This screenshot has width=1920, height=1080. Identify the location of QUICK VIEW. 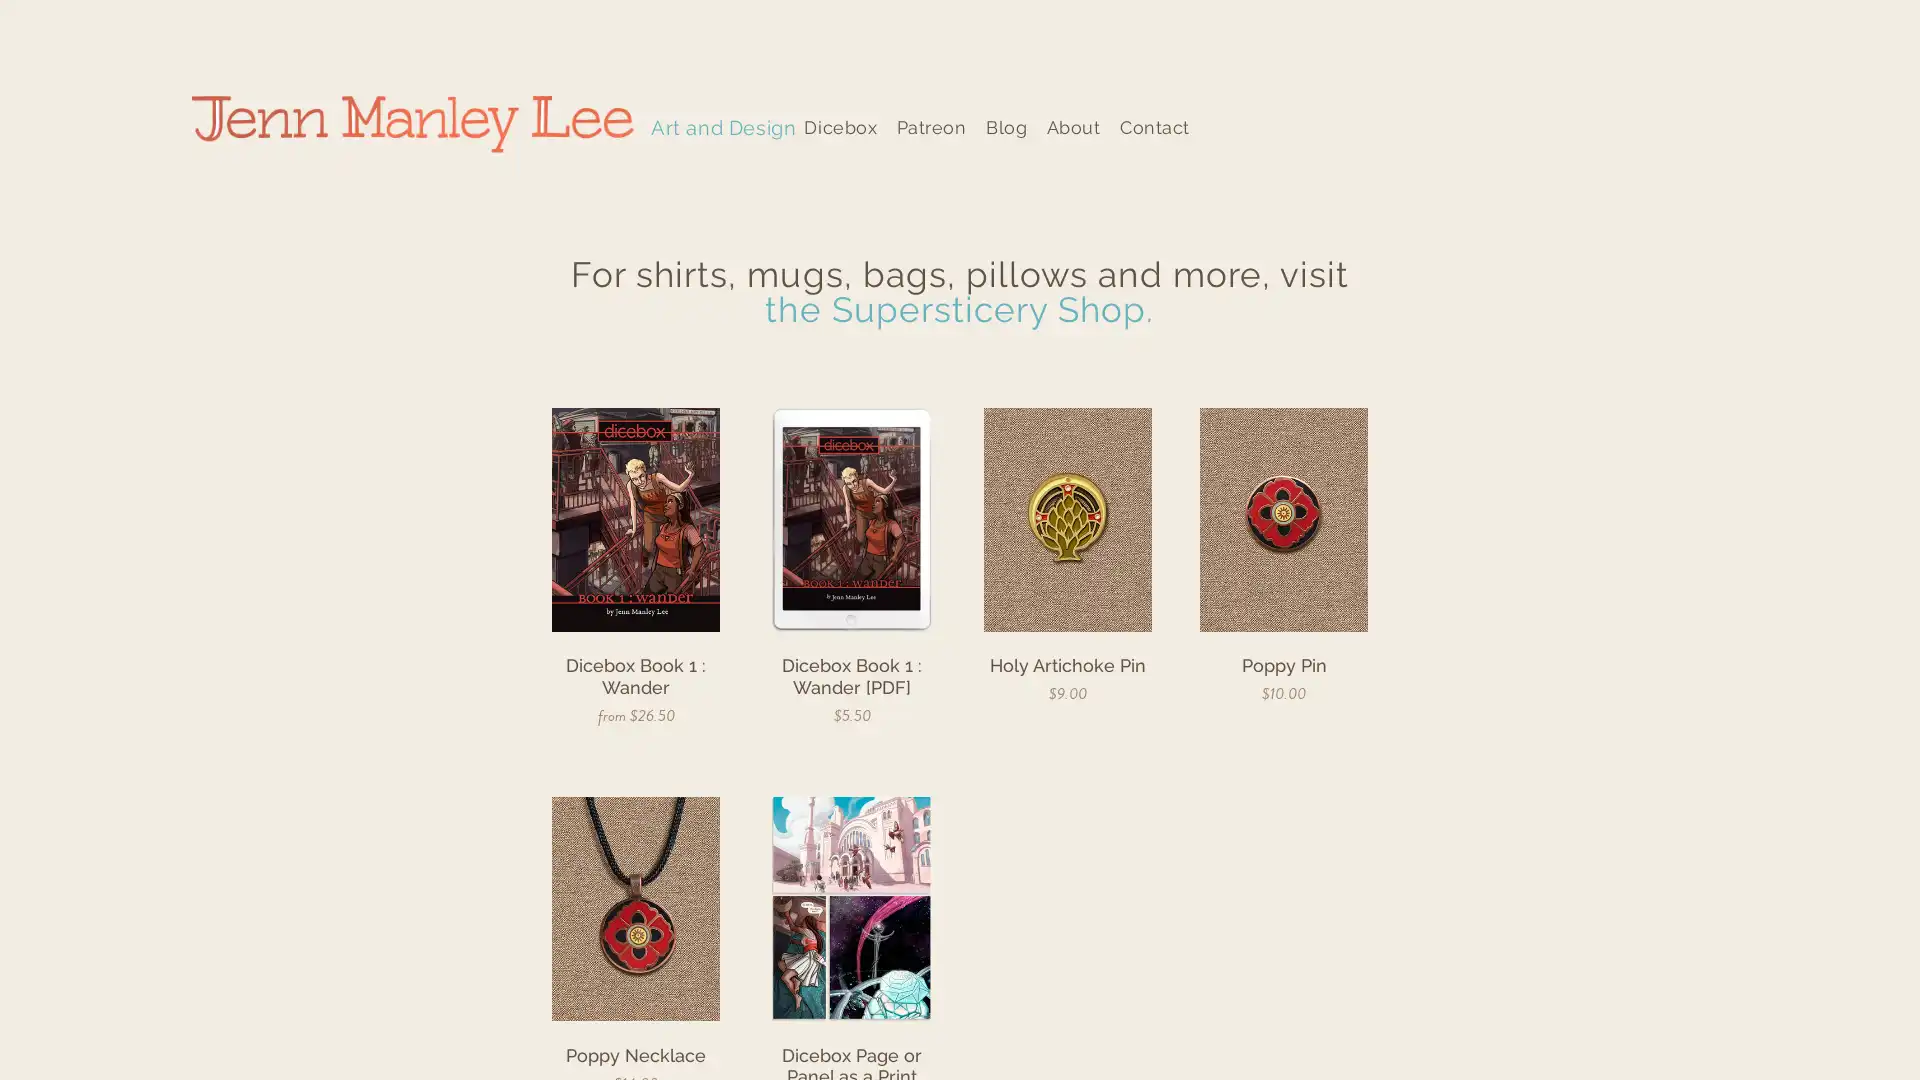
(1066, 663).